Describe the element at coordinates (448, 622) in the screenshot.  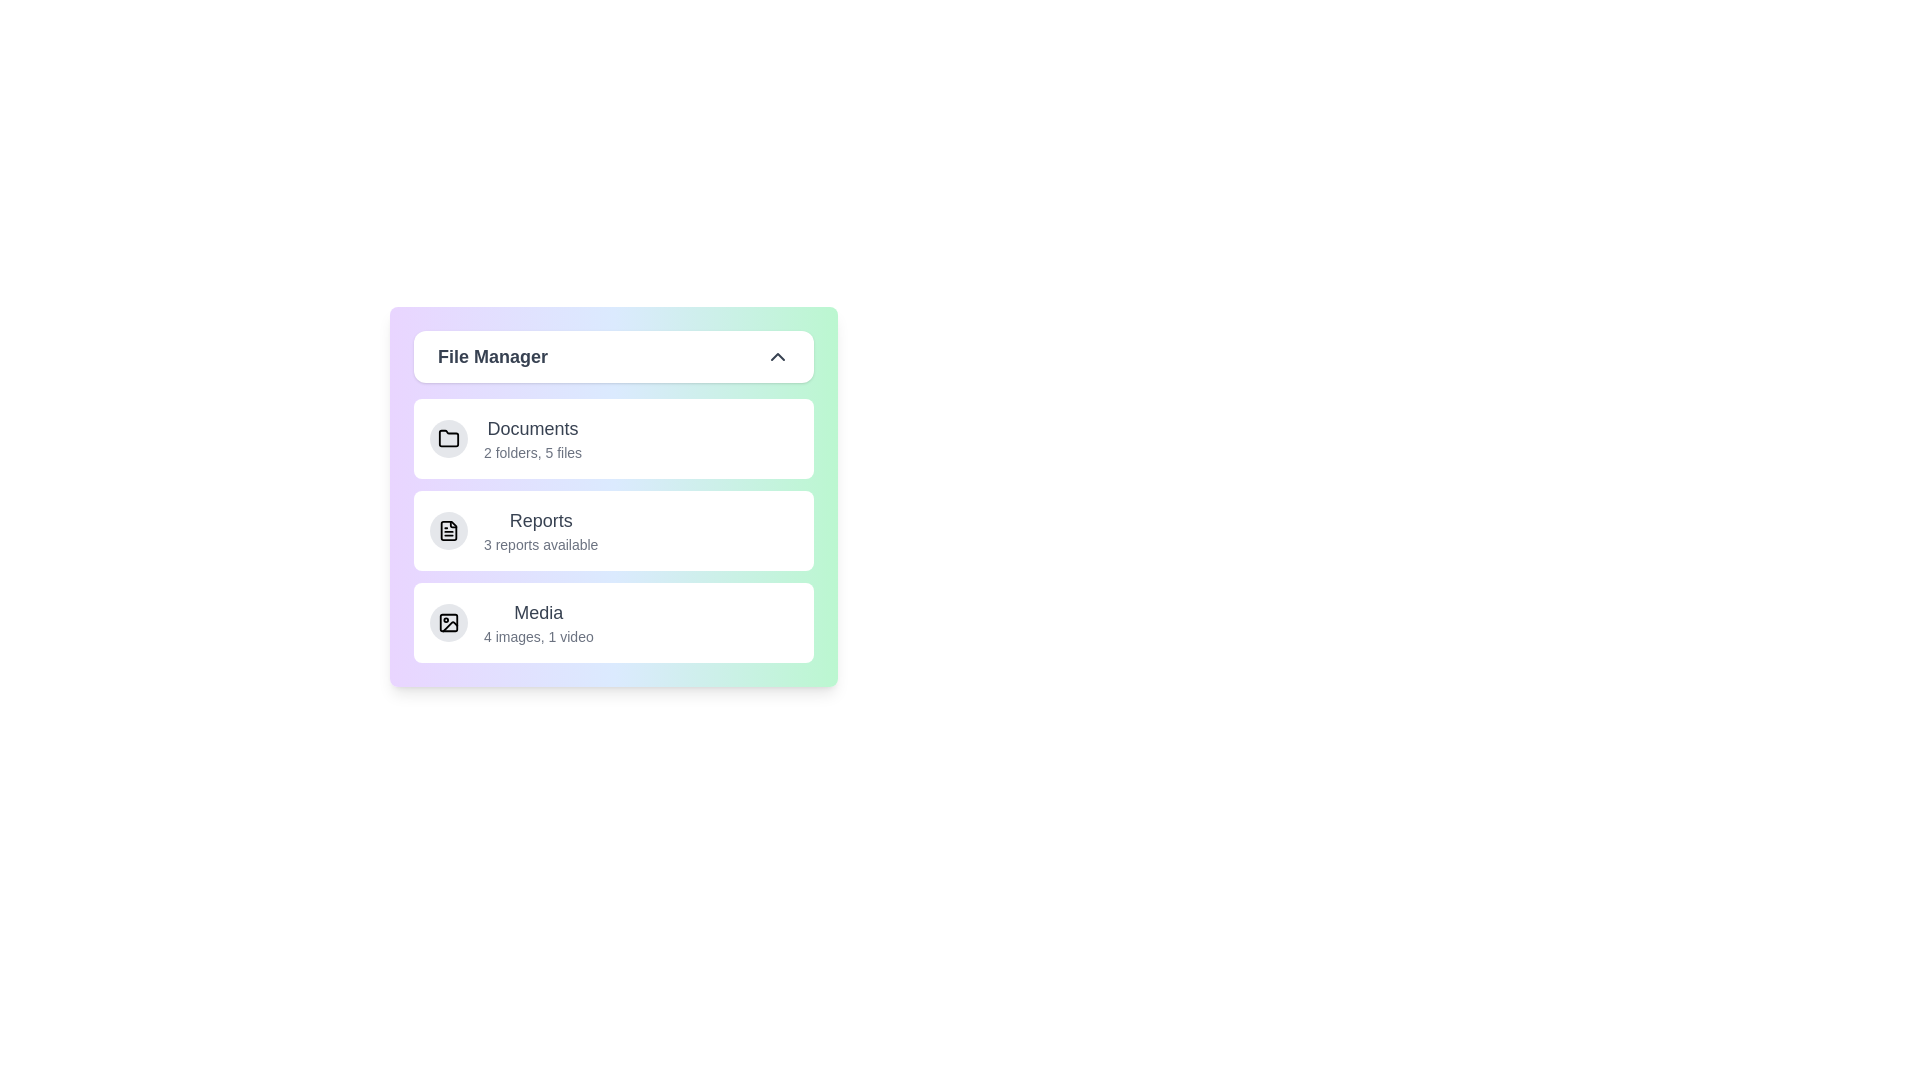
I see `the icon for Media to inspect it` at that location.